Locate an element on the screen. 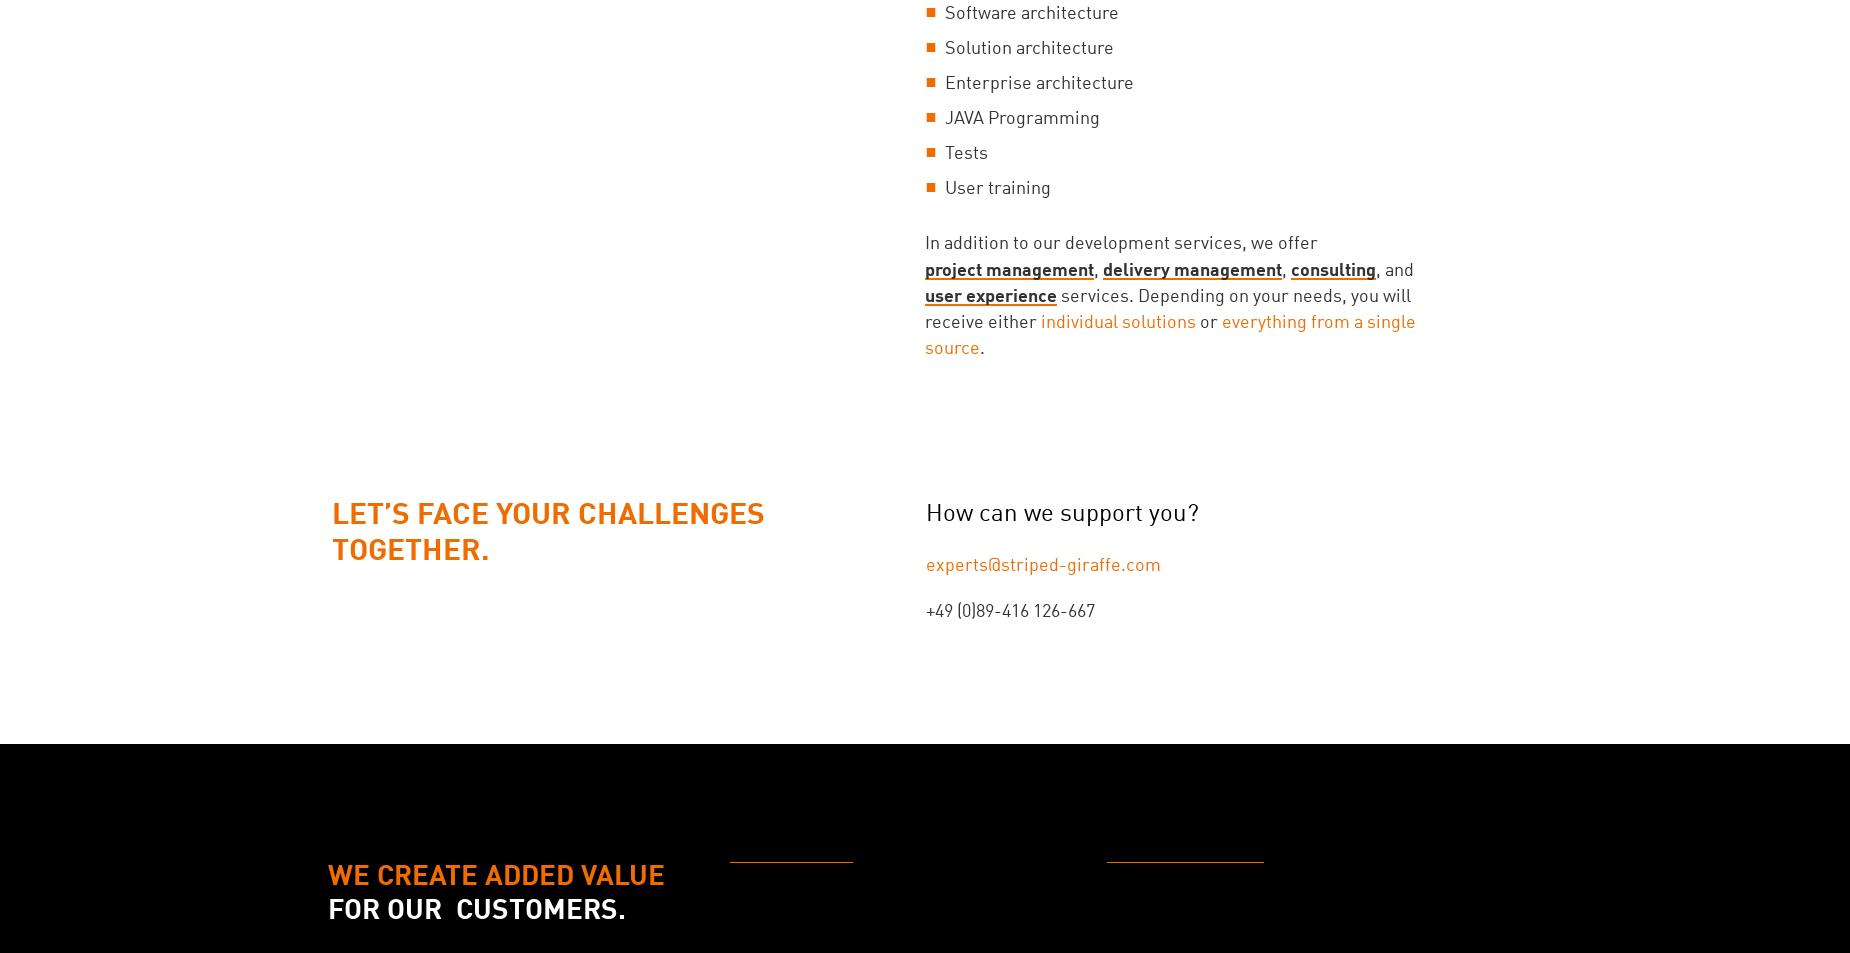 The image size is (1850, 953). '+49 (0)89-416 126-667' is located at coordinates (1008, 610).